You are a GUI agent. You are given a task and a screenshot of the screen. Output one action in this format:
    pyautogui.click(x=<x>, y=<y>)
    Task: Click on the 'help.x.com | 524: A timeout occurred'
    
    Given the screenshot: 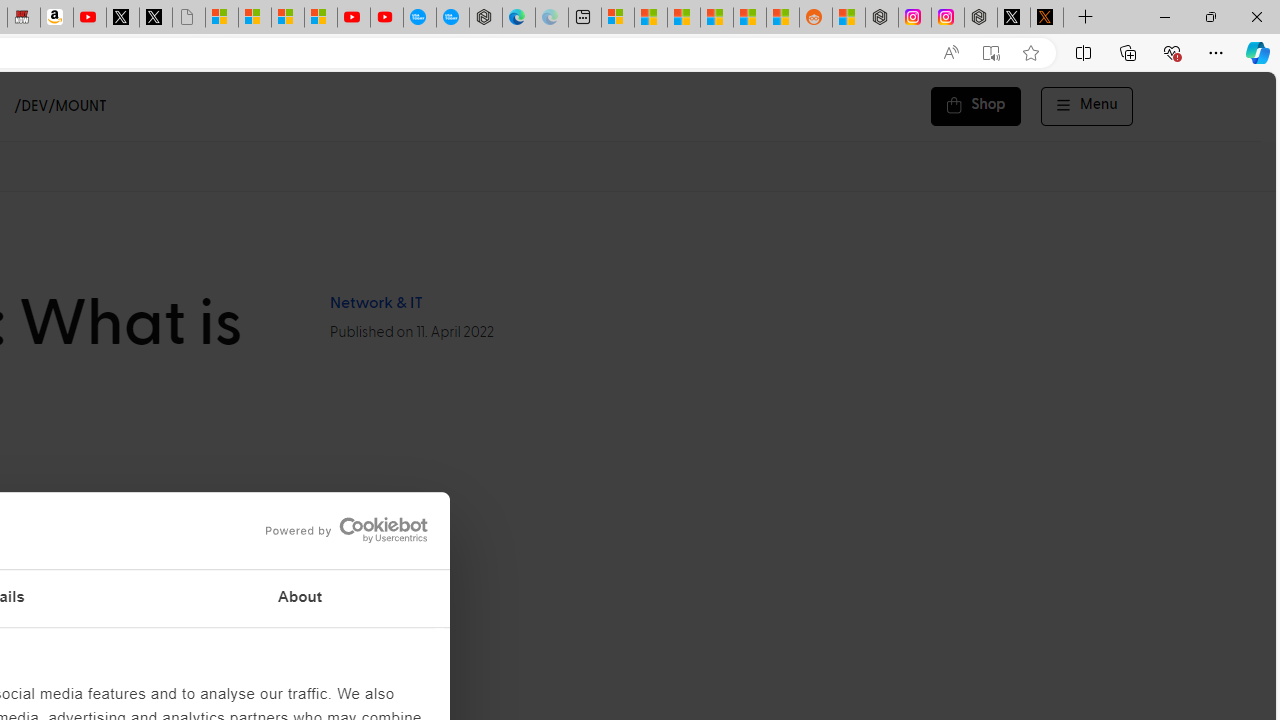 What is the action you would take?
    pyautogui.click(x=1046, y=17)
    